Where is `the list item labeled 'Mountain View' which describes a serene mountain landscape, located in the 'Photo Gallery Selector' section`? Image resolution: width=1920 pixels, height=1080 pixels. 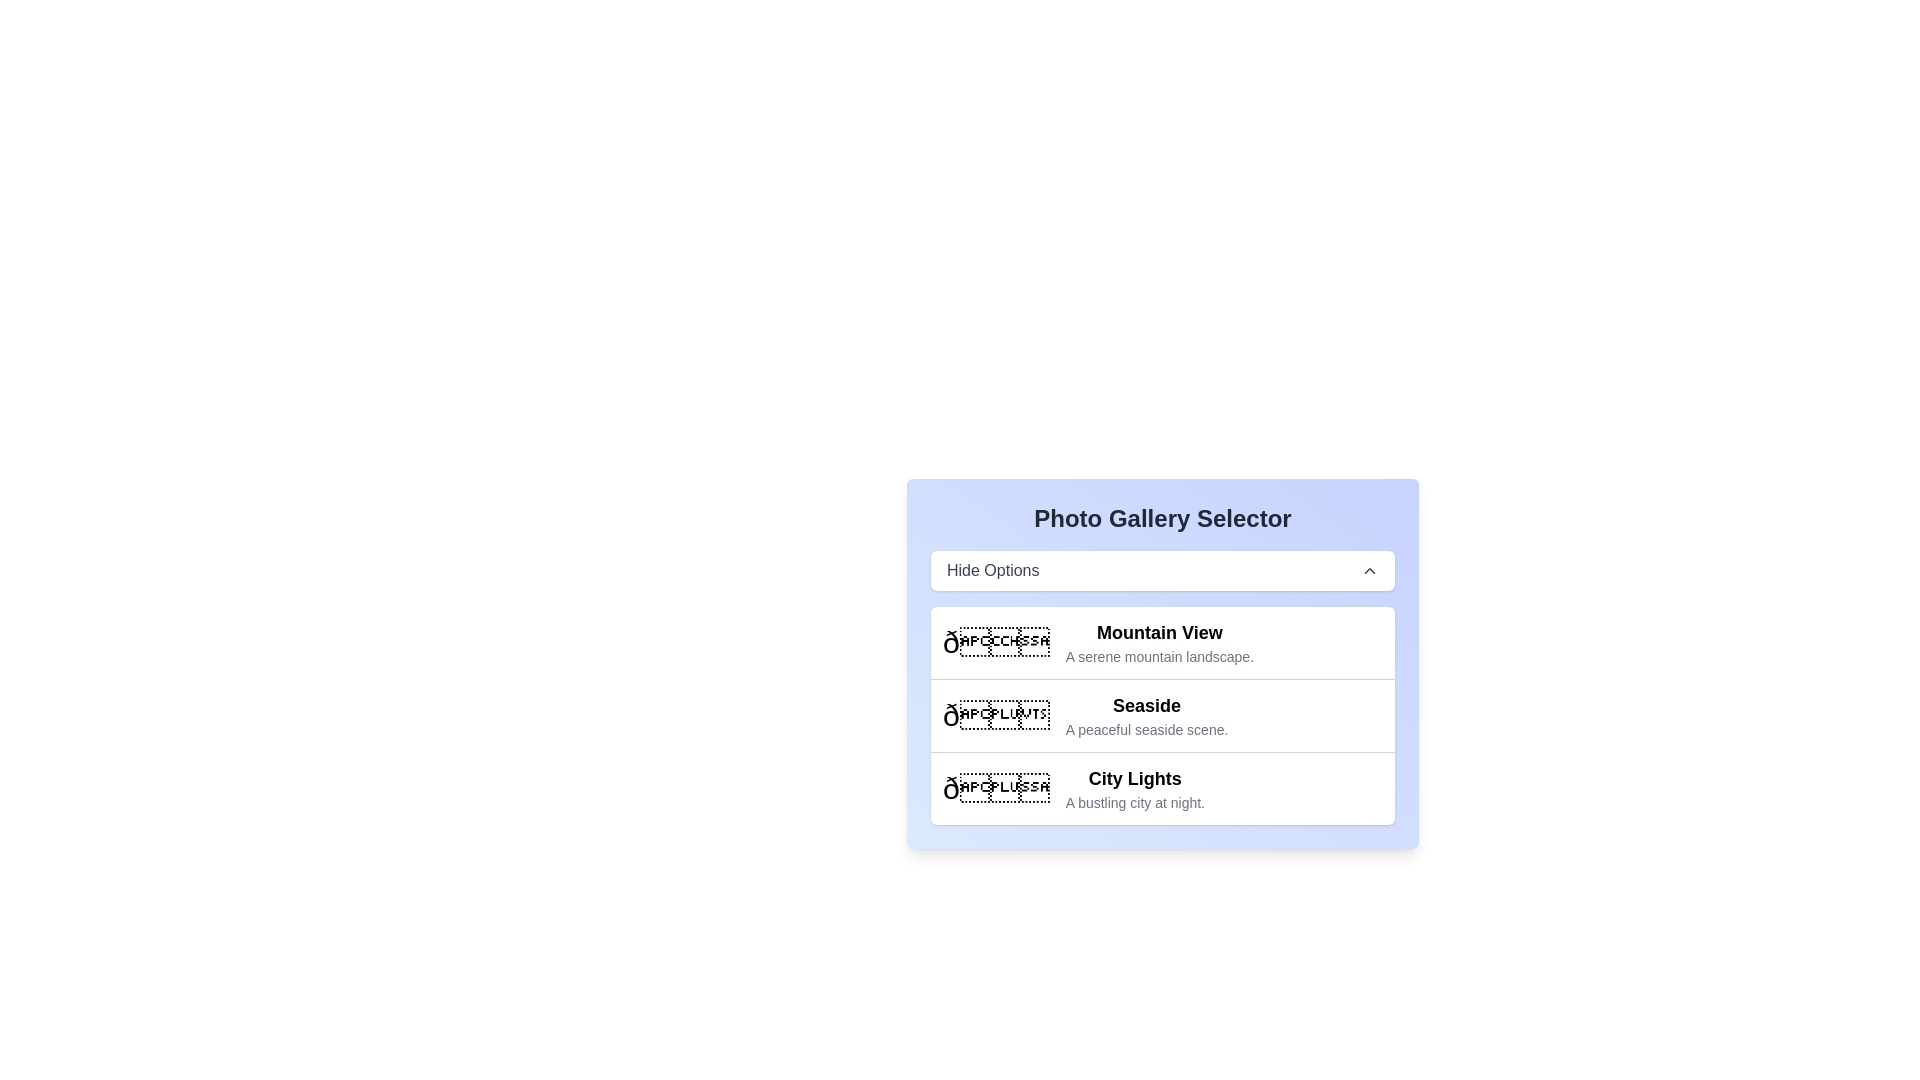 the list item labeled 'Mountain View' which describes a serene mountain landscape, located in the 'Photo Gallery Selector' section is located at coordinates (1162, 643).